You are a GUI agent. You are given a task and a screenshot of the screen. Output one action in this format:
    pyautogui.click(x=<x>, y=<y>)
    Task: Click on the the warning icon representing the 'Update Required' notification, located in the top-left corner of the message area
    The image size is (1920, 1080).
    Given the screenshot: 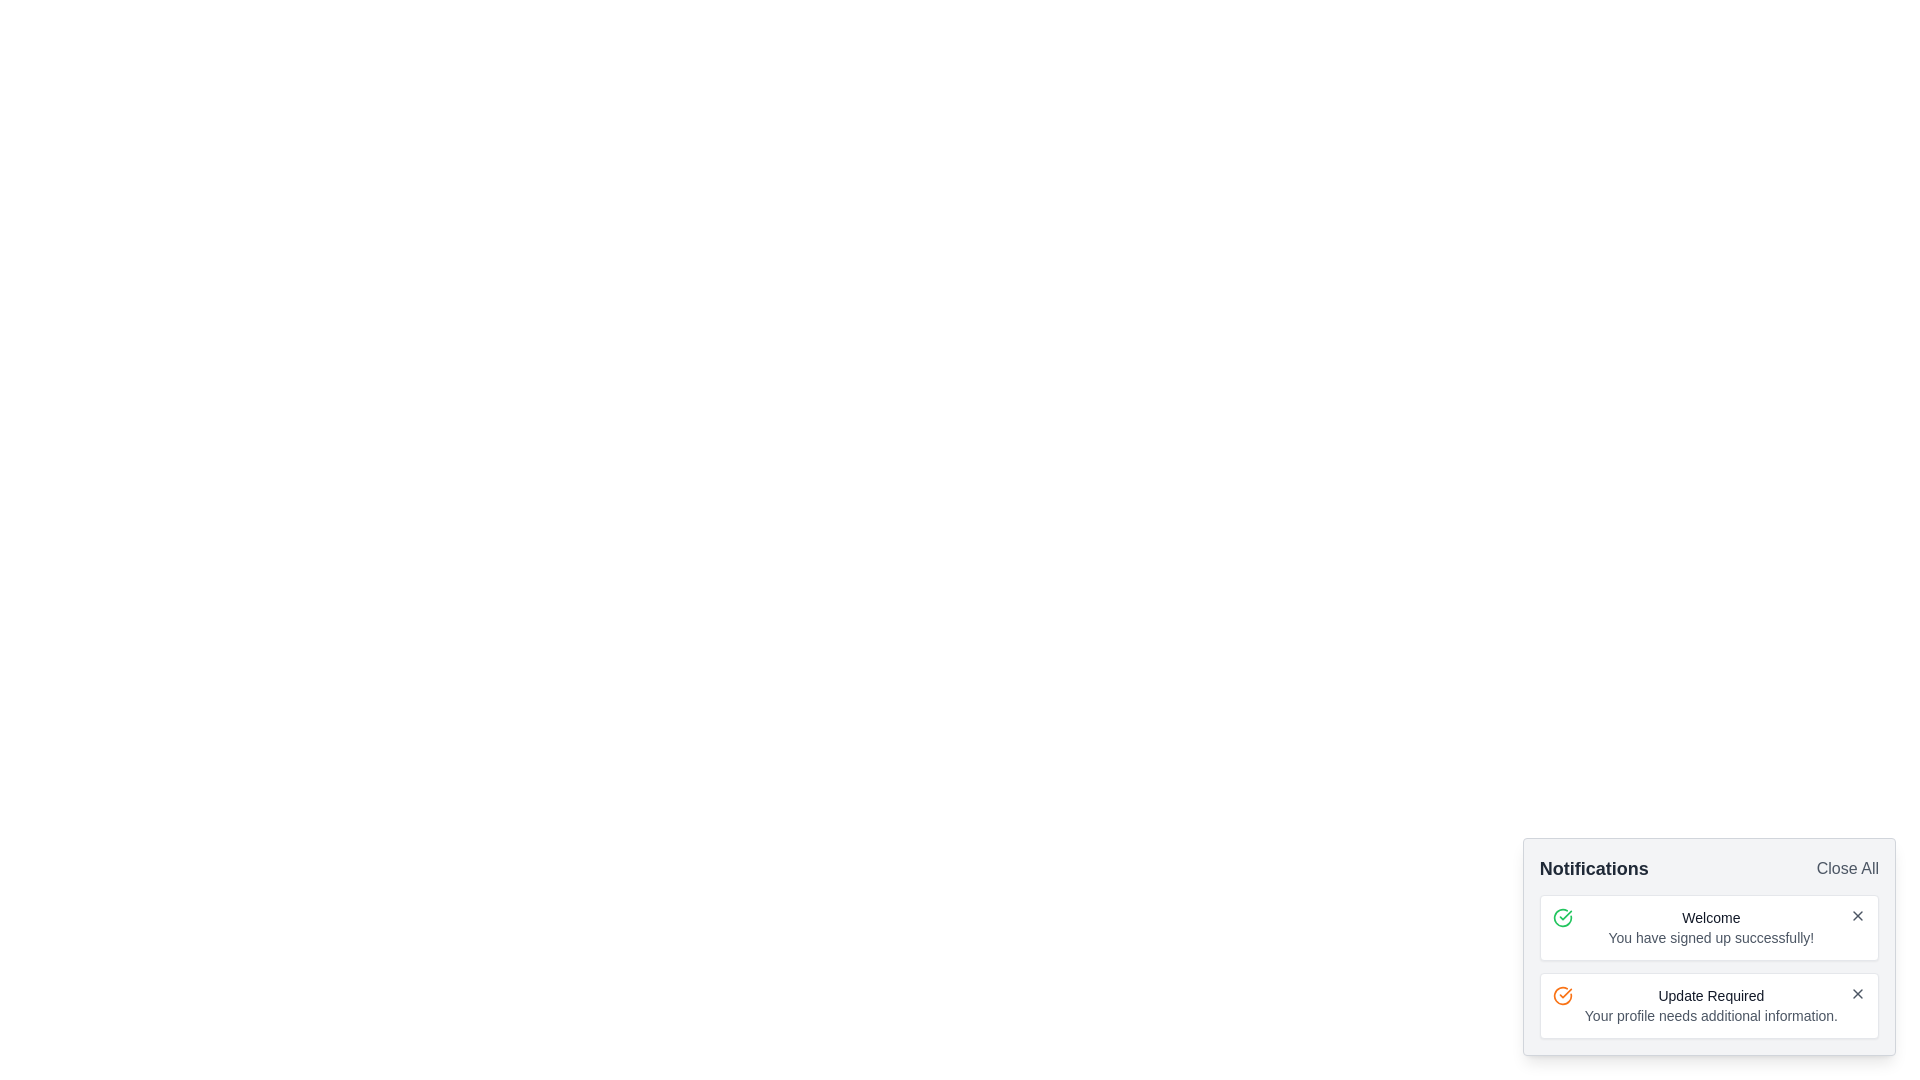 What is the action you would take?
    pyautogui.click(x=1561, y=995)
    